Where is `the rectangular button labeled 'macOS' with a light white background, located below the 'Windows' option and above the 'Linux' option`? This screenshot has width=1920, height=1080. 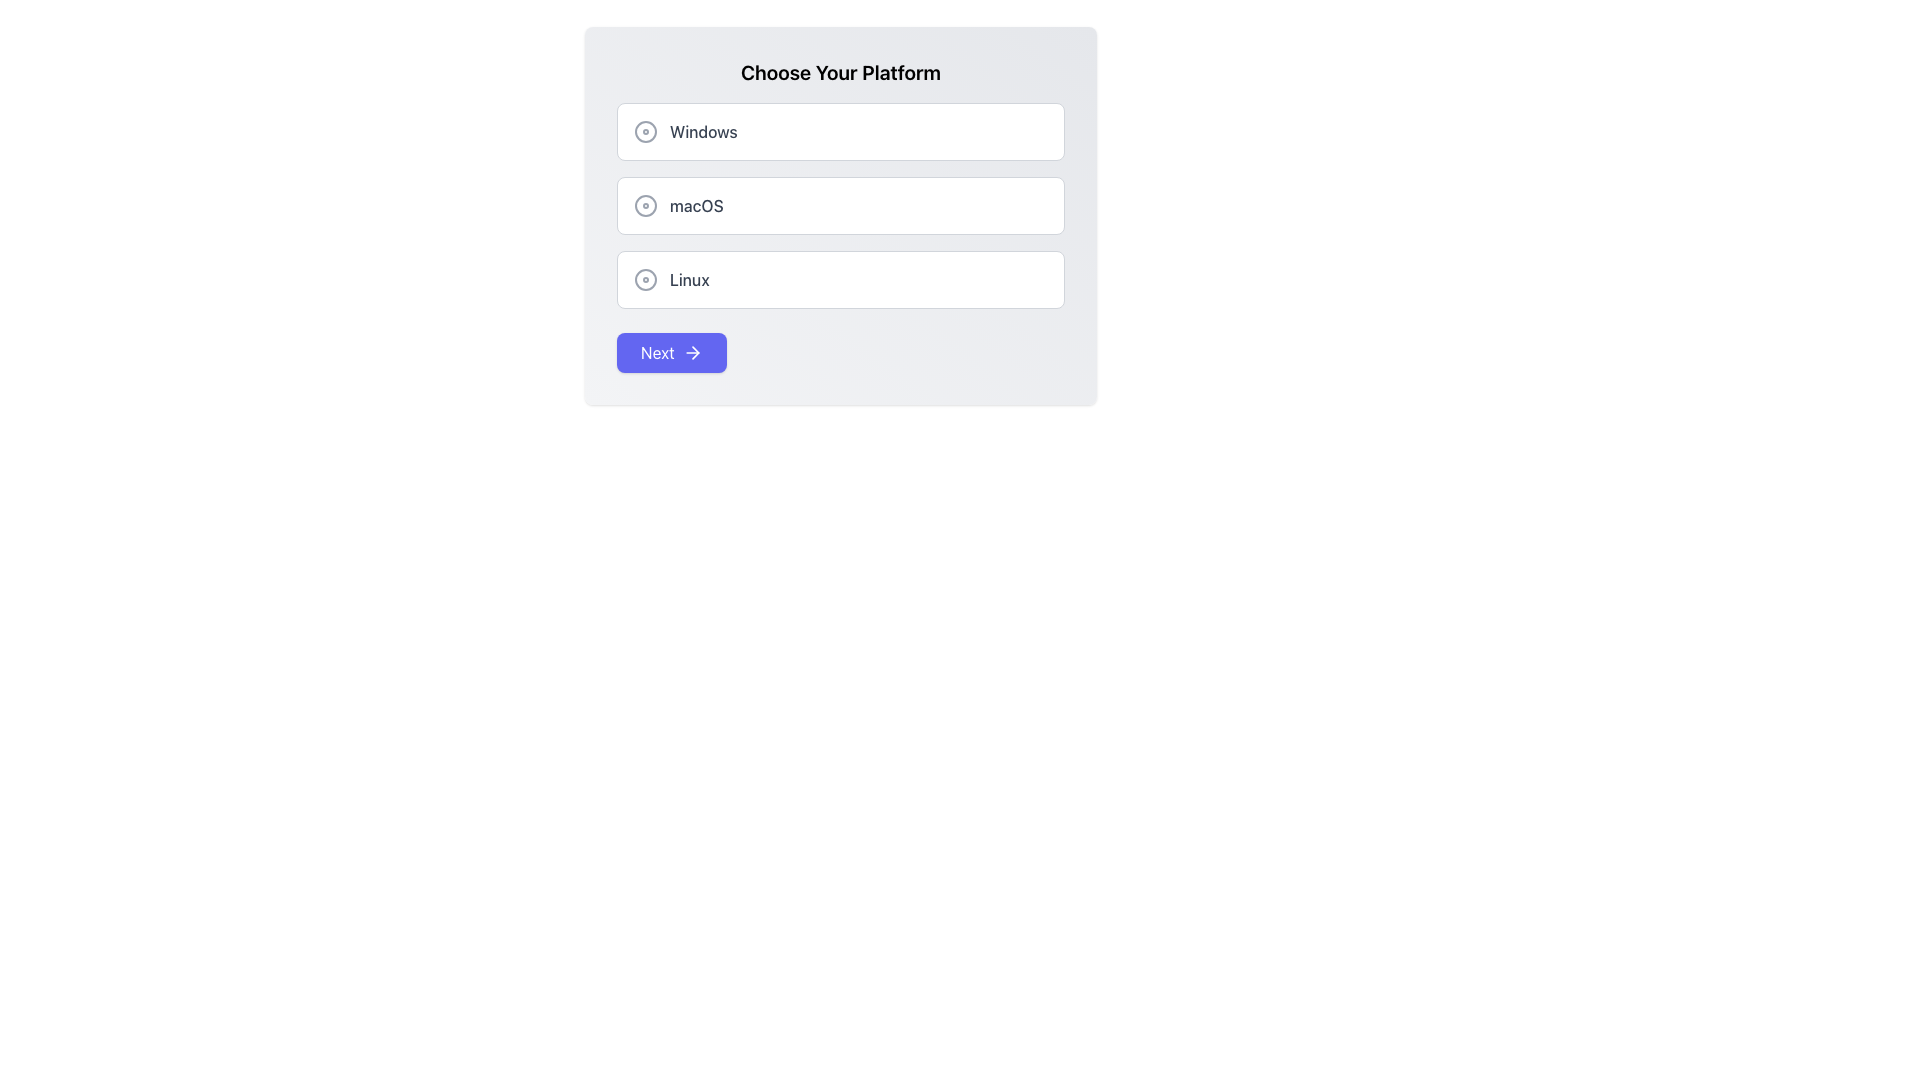 the rectangular button labeled 'macOS' with a light white background, located below the 'Windows' option and above the 'Linux' option is located at coordinates (840, 205).